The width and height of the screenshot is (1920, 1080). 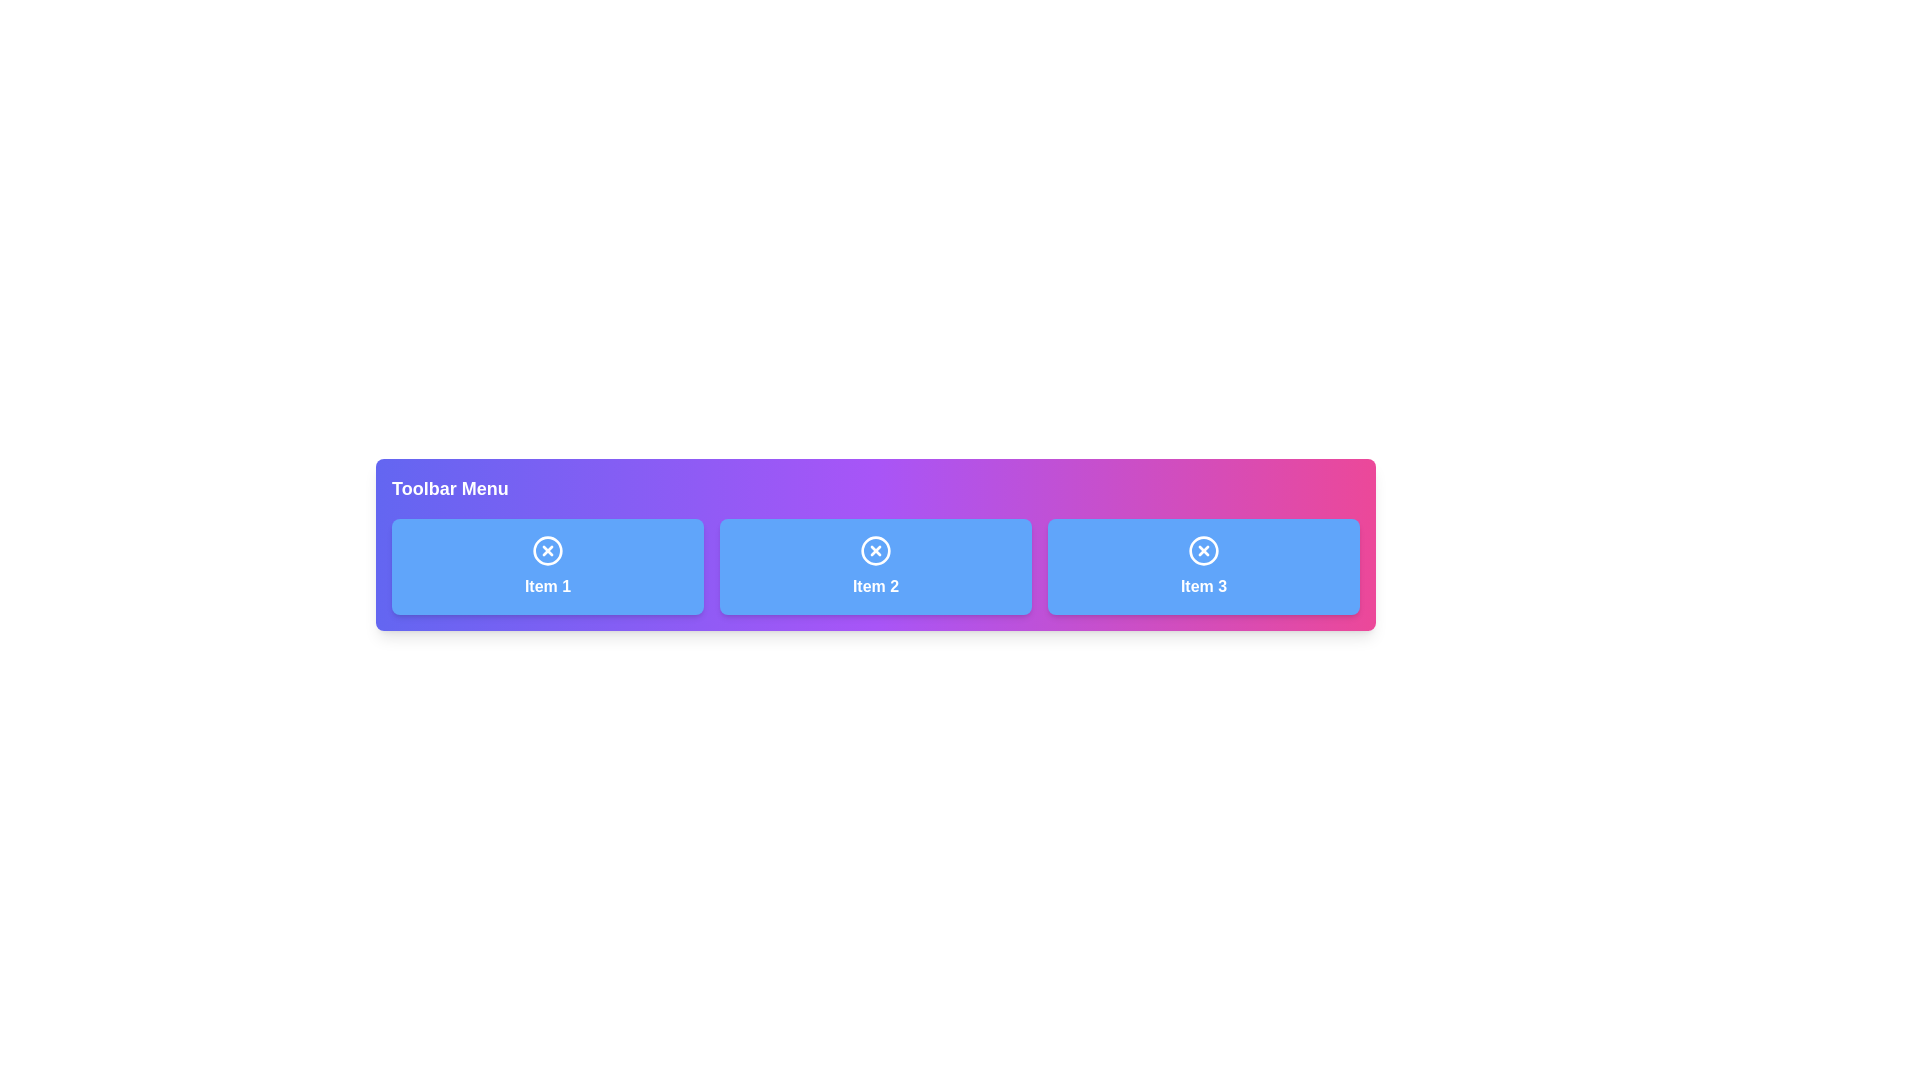 What do you see at coordinates (547, 567) in the screenshot?
I see `the interactive button for 'Item 1' located under the 'Toolbar Menu' label` at bounding box center [547, 567].